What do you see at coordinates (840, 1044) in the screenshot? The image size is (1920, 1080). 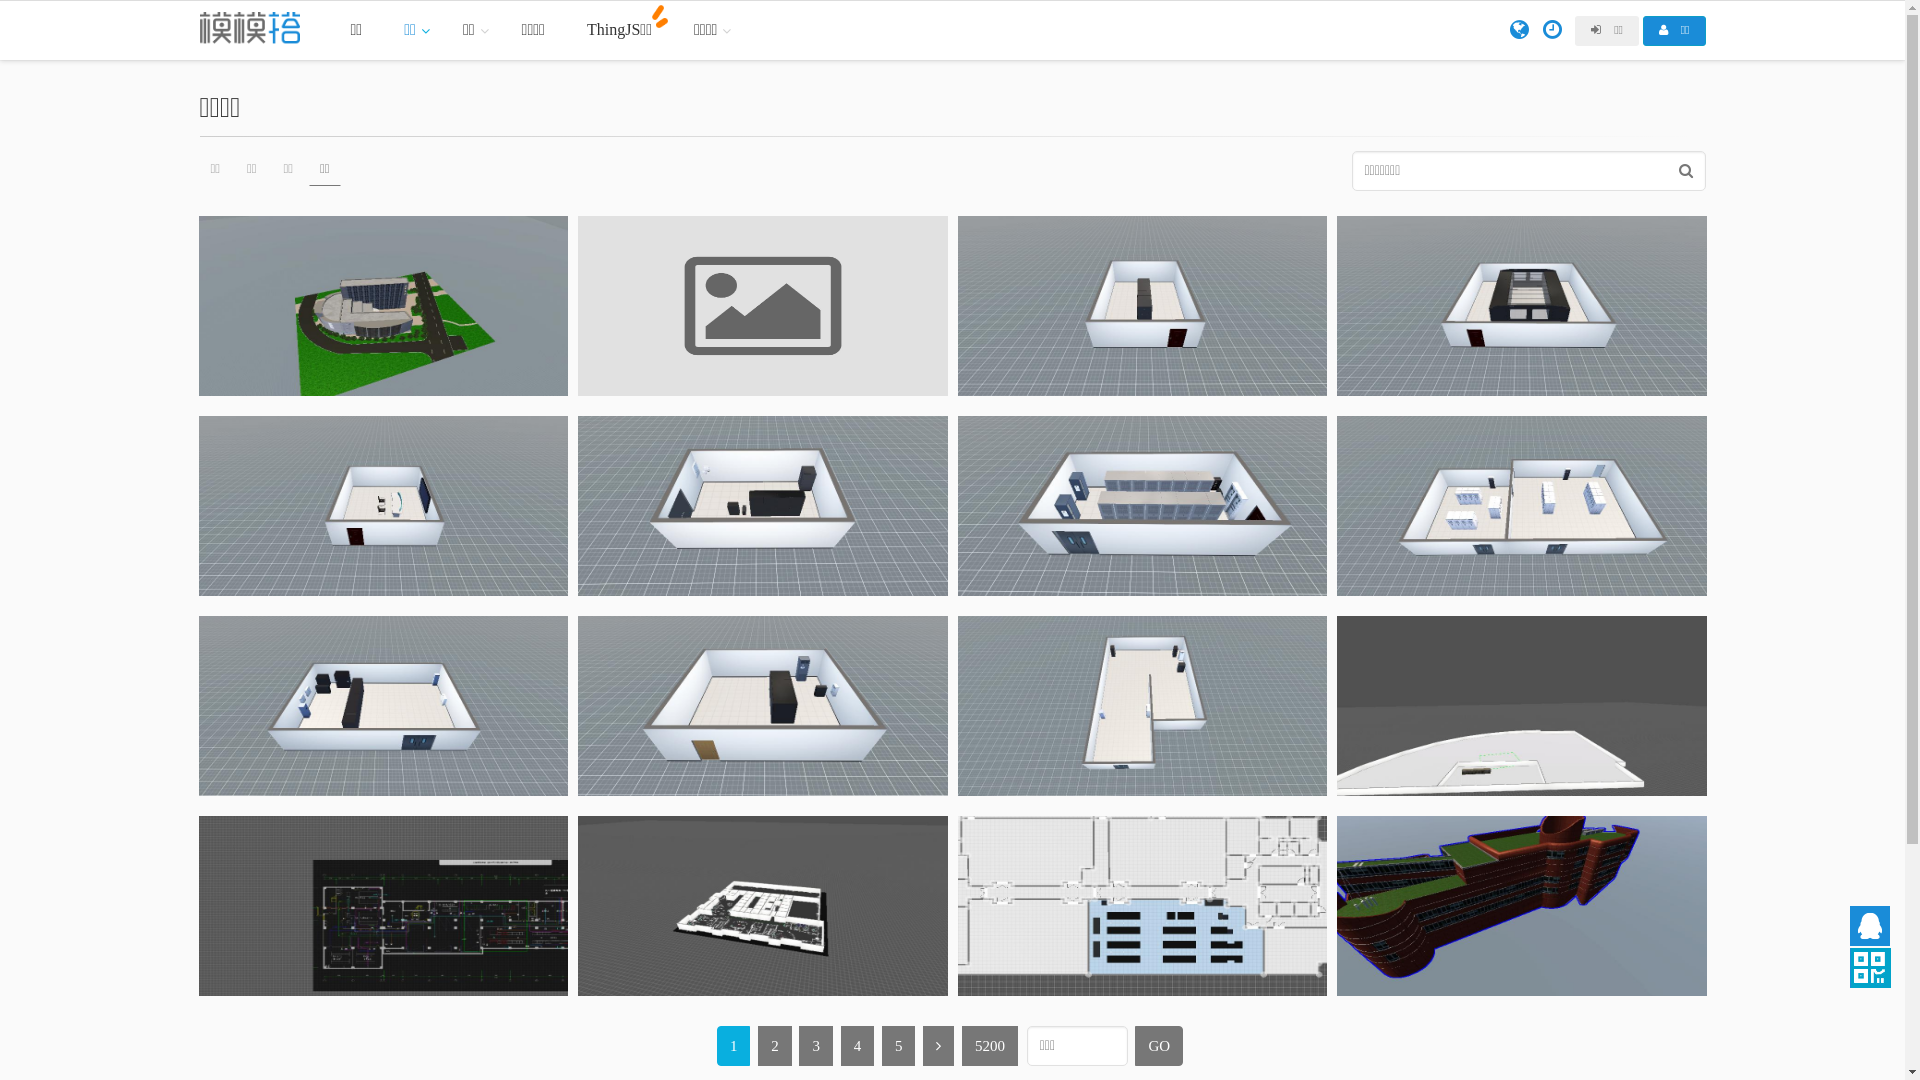 I see `'4'` at bounding box center [840, 1044].